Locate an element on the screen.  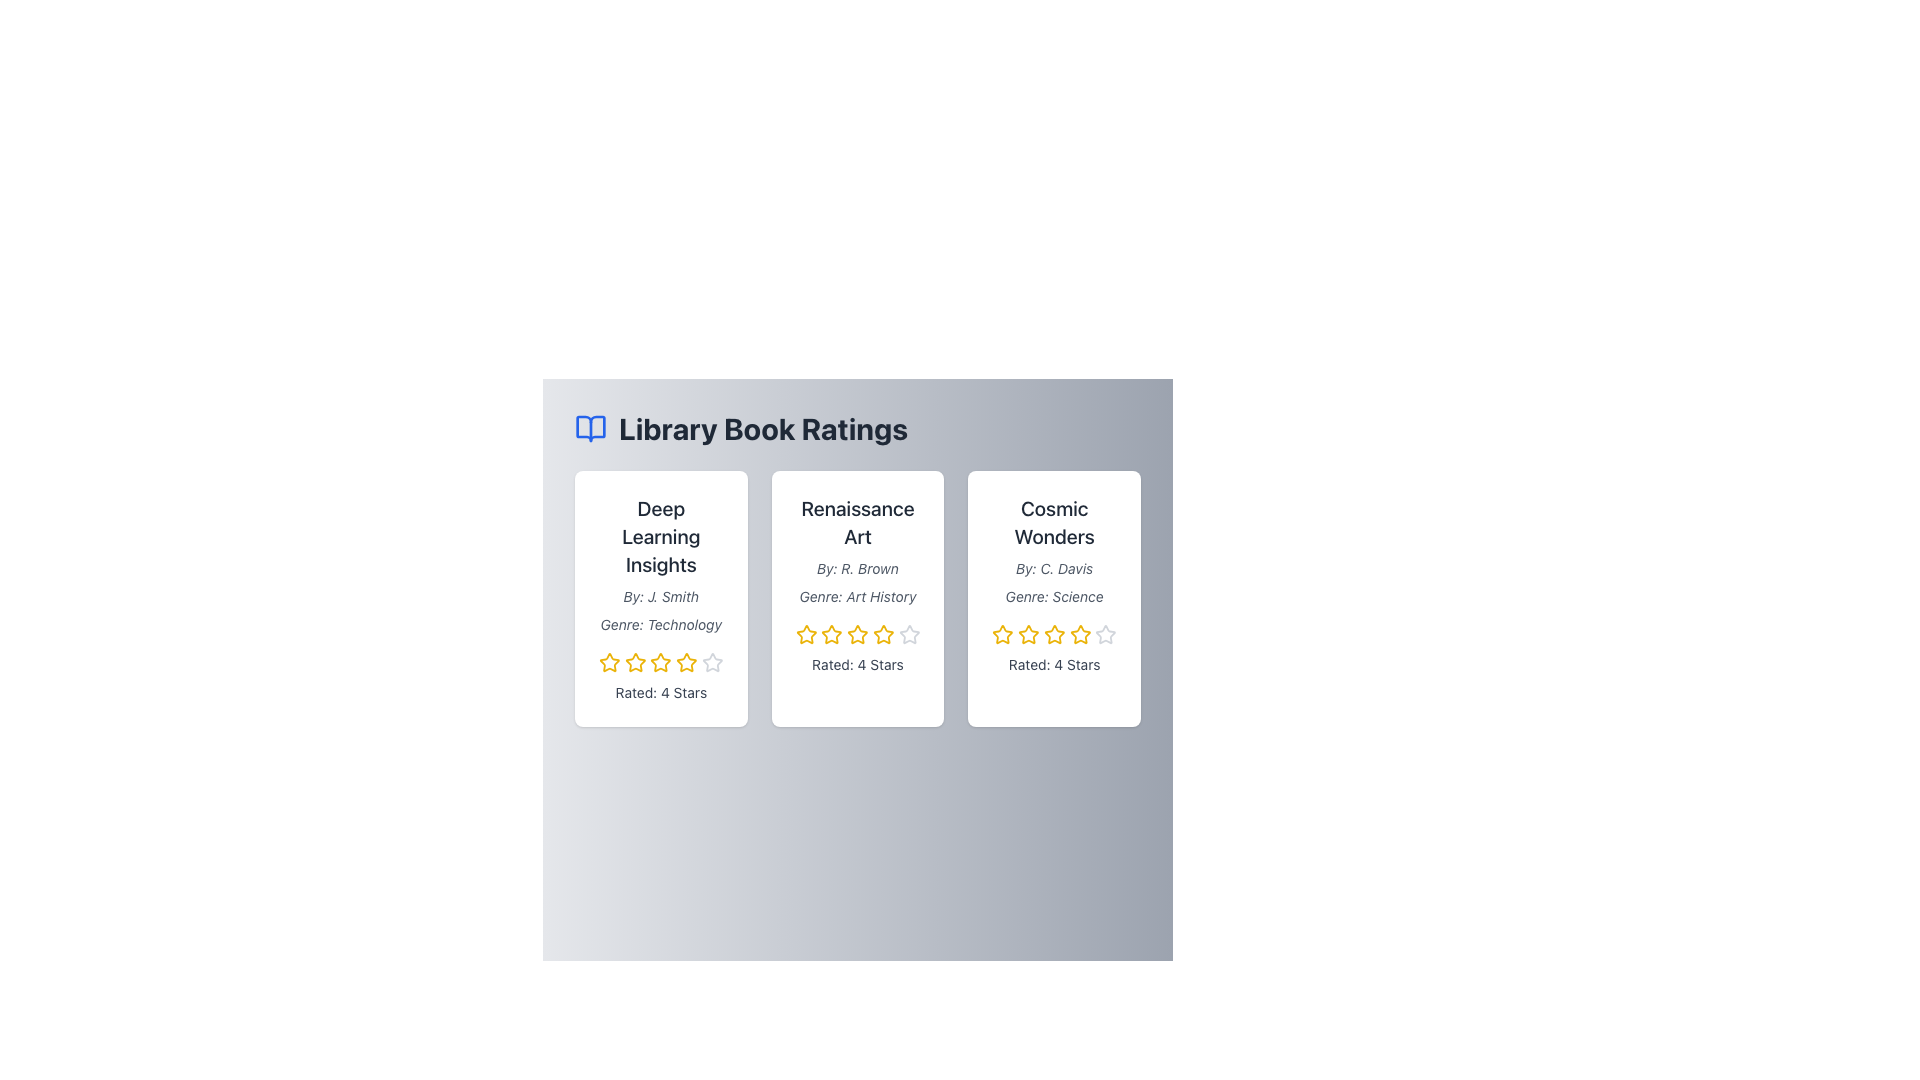
the third star-shaped icon in golden yellow color with a white center, which is part of a rating system below the text 'Rated: 4 Stars' in the 'Cosmic Wonders' card is located at coordinates (1079, 634).